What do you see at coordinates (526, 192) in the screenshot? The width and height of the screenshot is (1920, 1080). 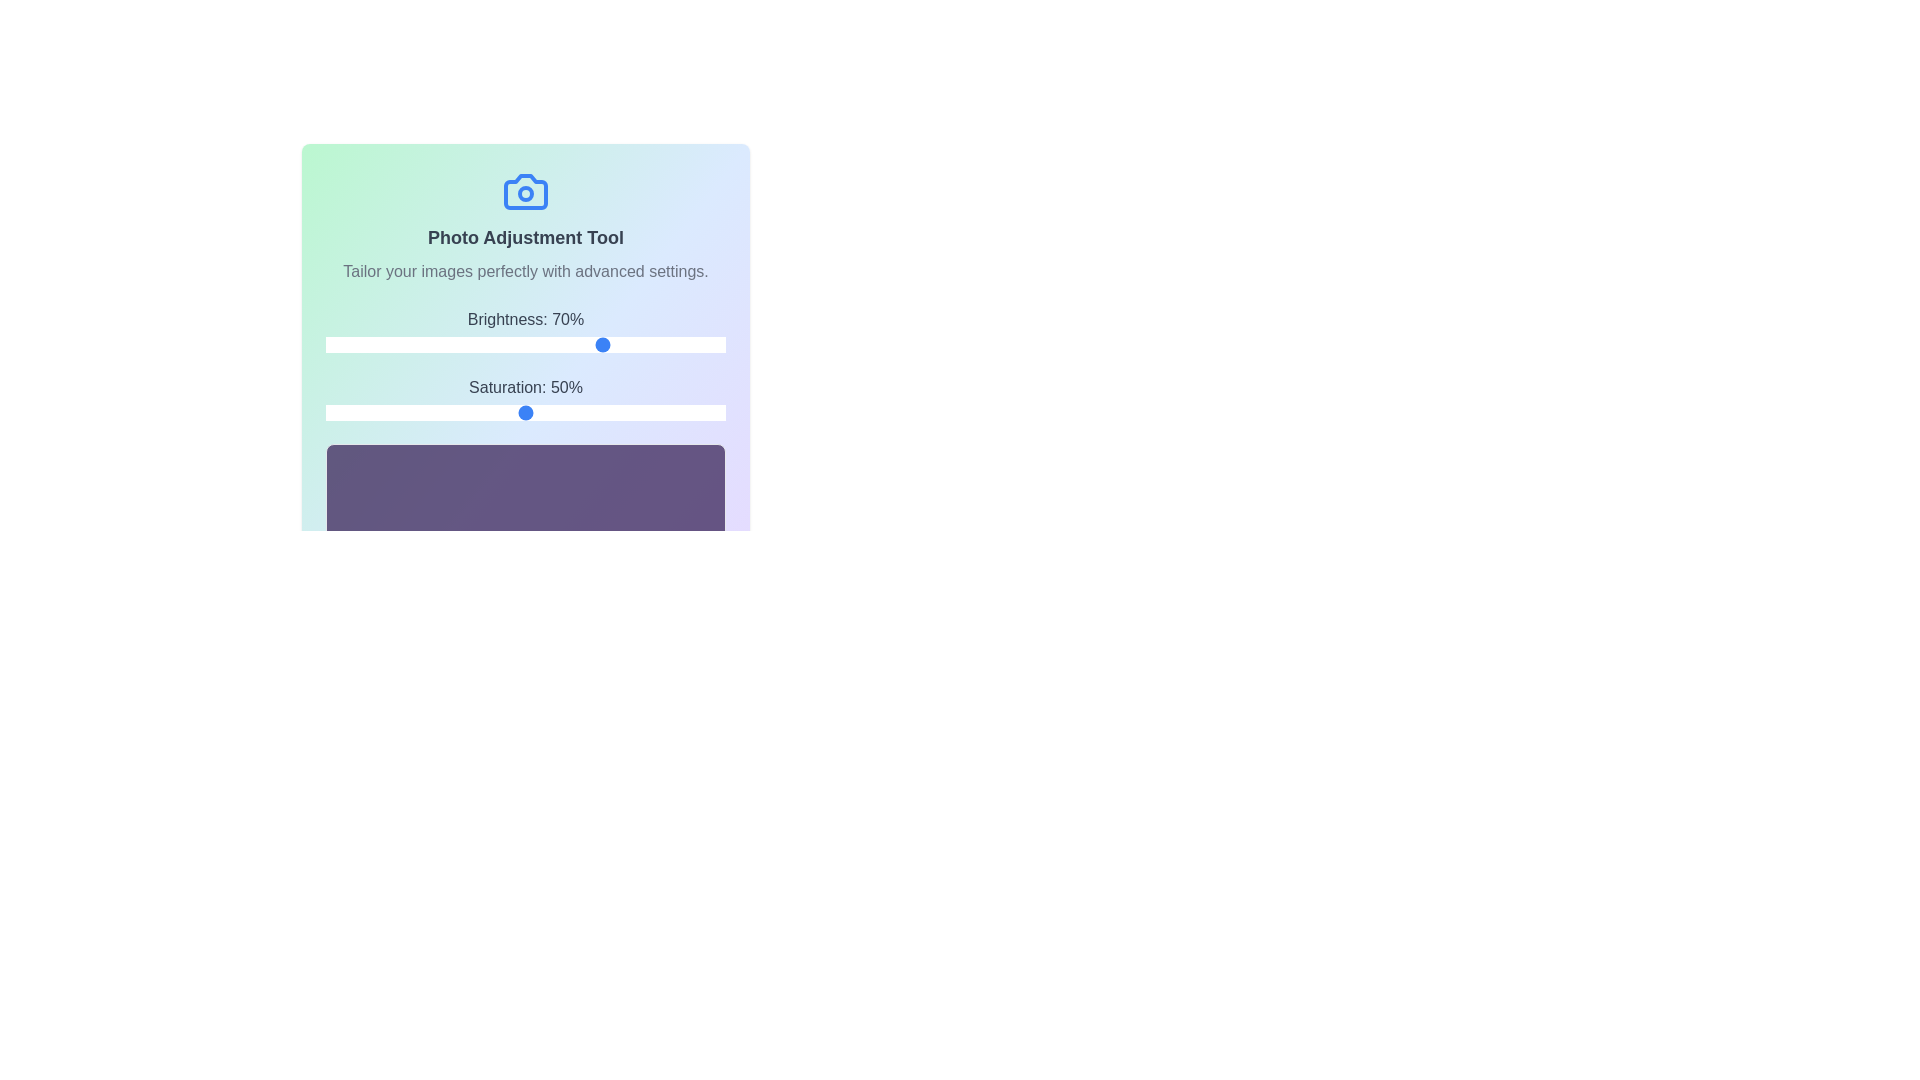 I see `the camera icon to view its effect` at bounding box center [526, 192].